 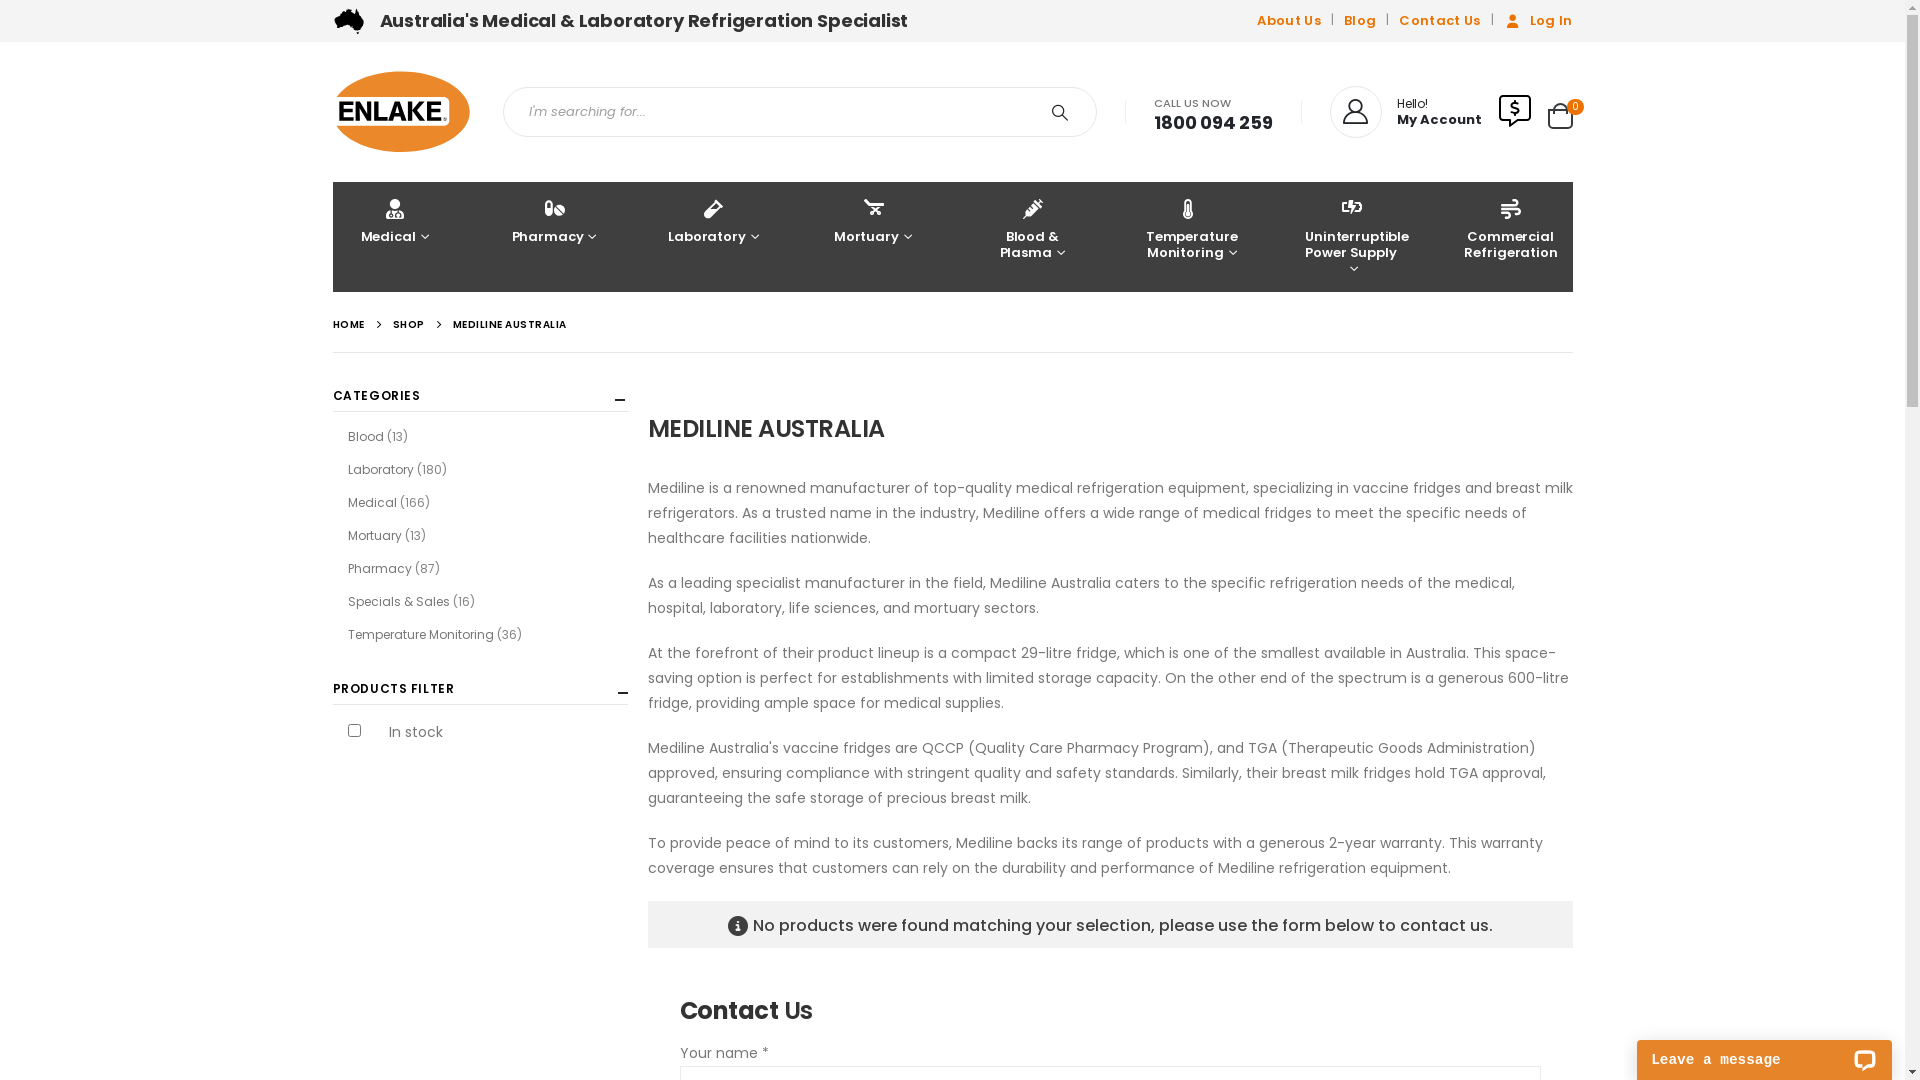 I want to click on 'About Us', so click(x=1256, y=20).